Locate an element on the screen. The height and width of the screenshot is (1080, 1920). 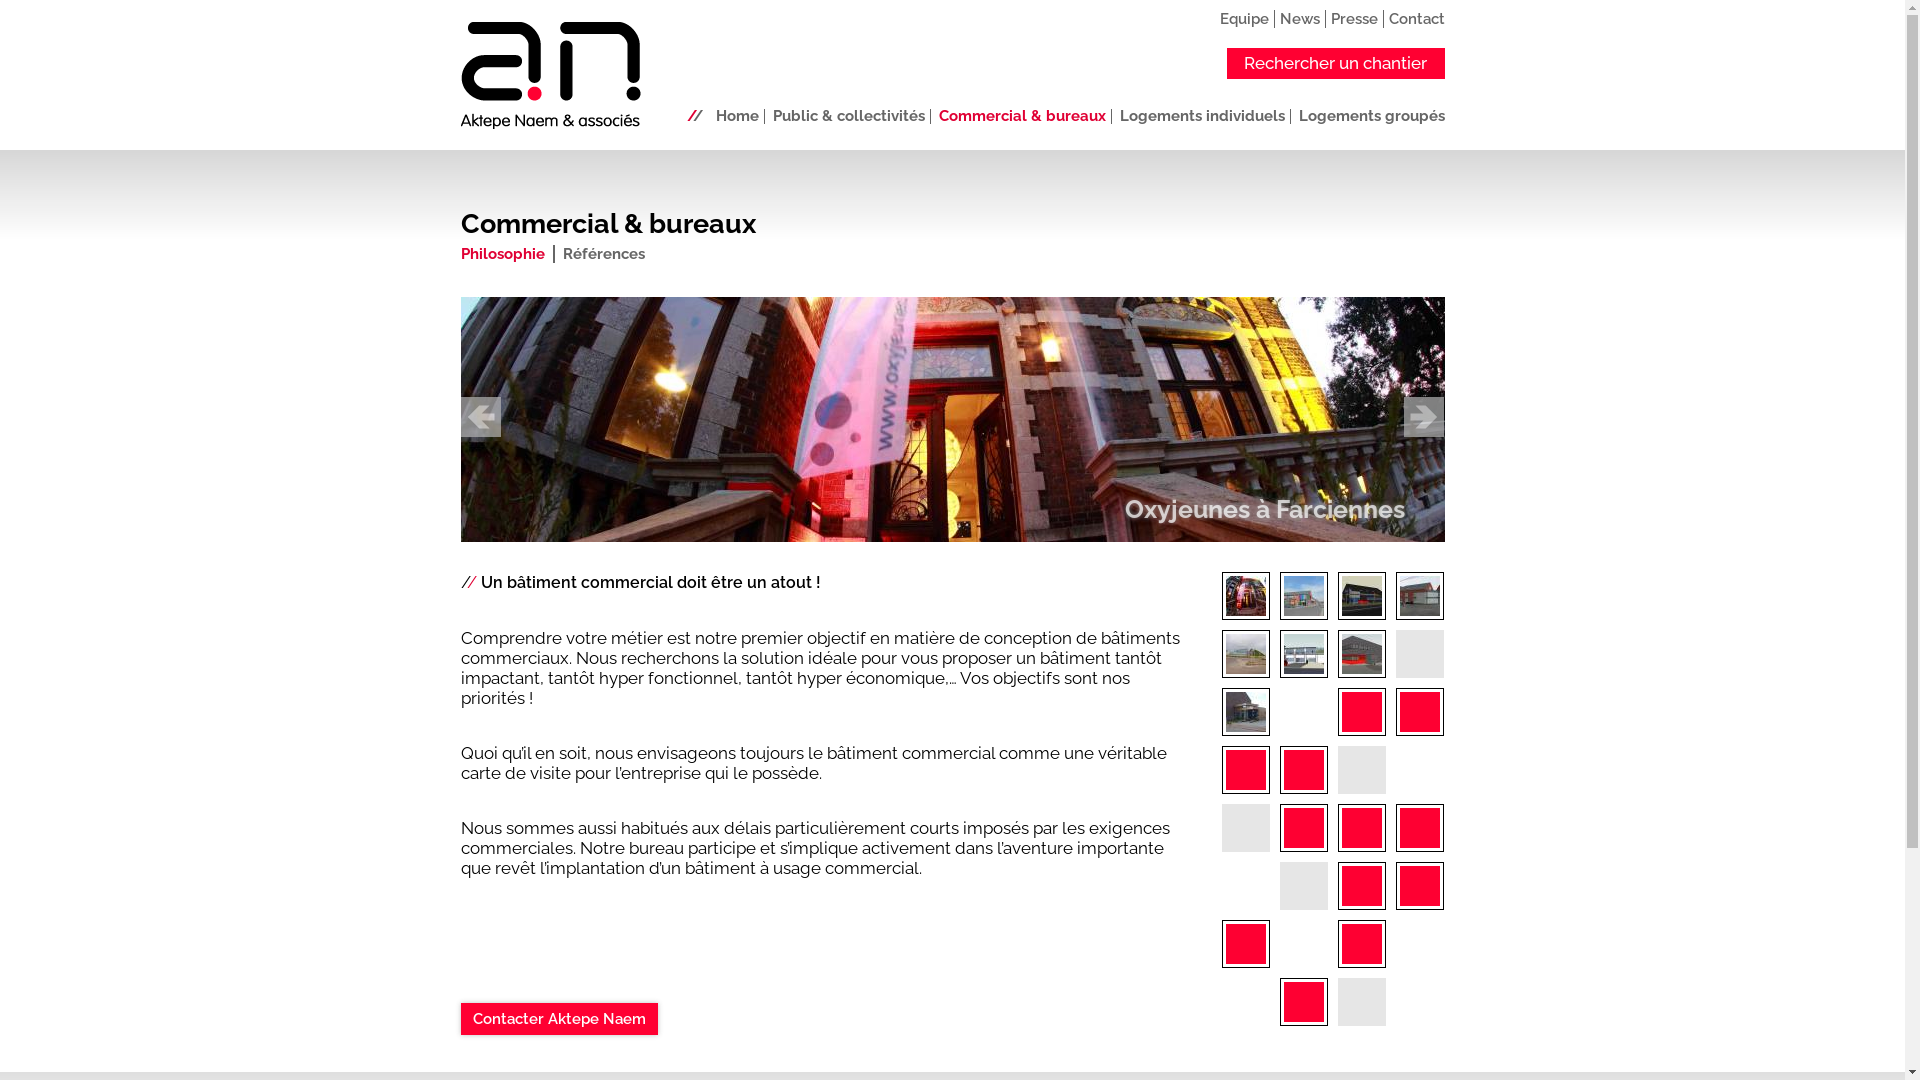
'Equipe' is located at coordinates (1243, 18).